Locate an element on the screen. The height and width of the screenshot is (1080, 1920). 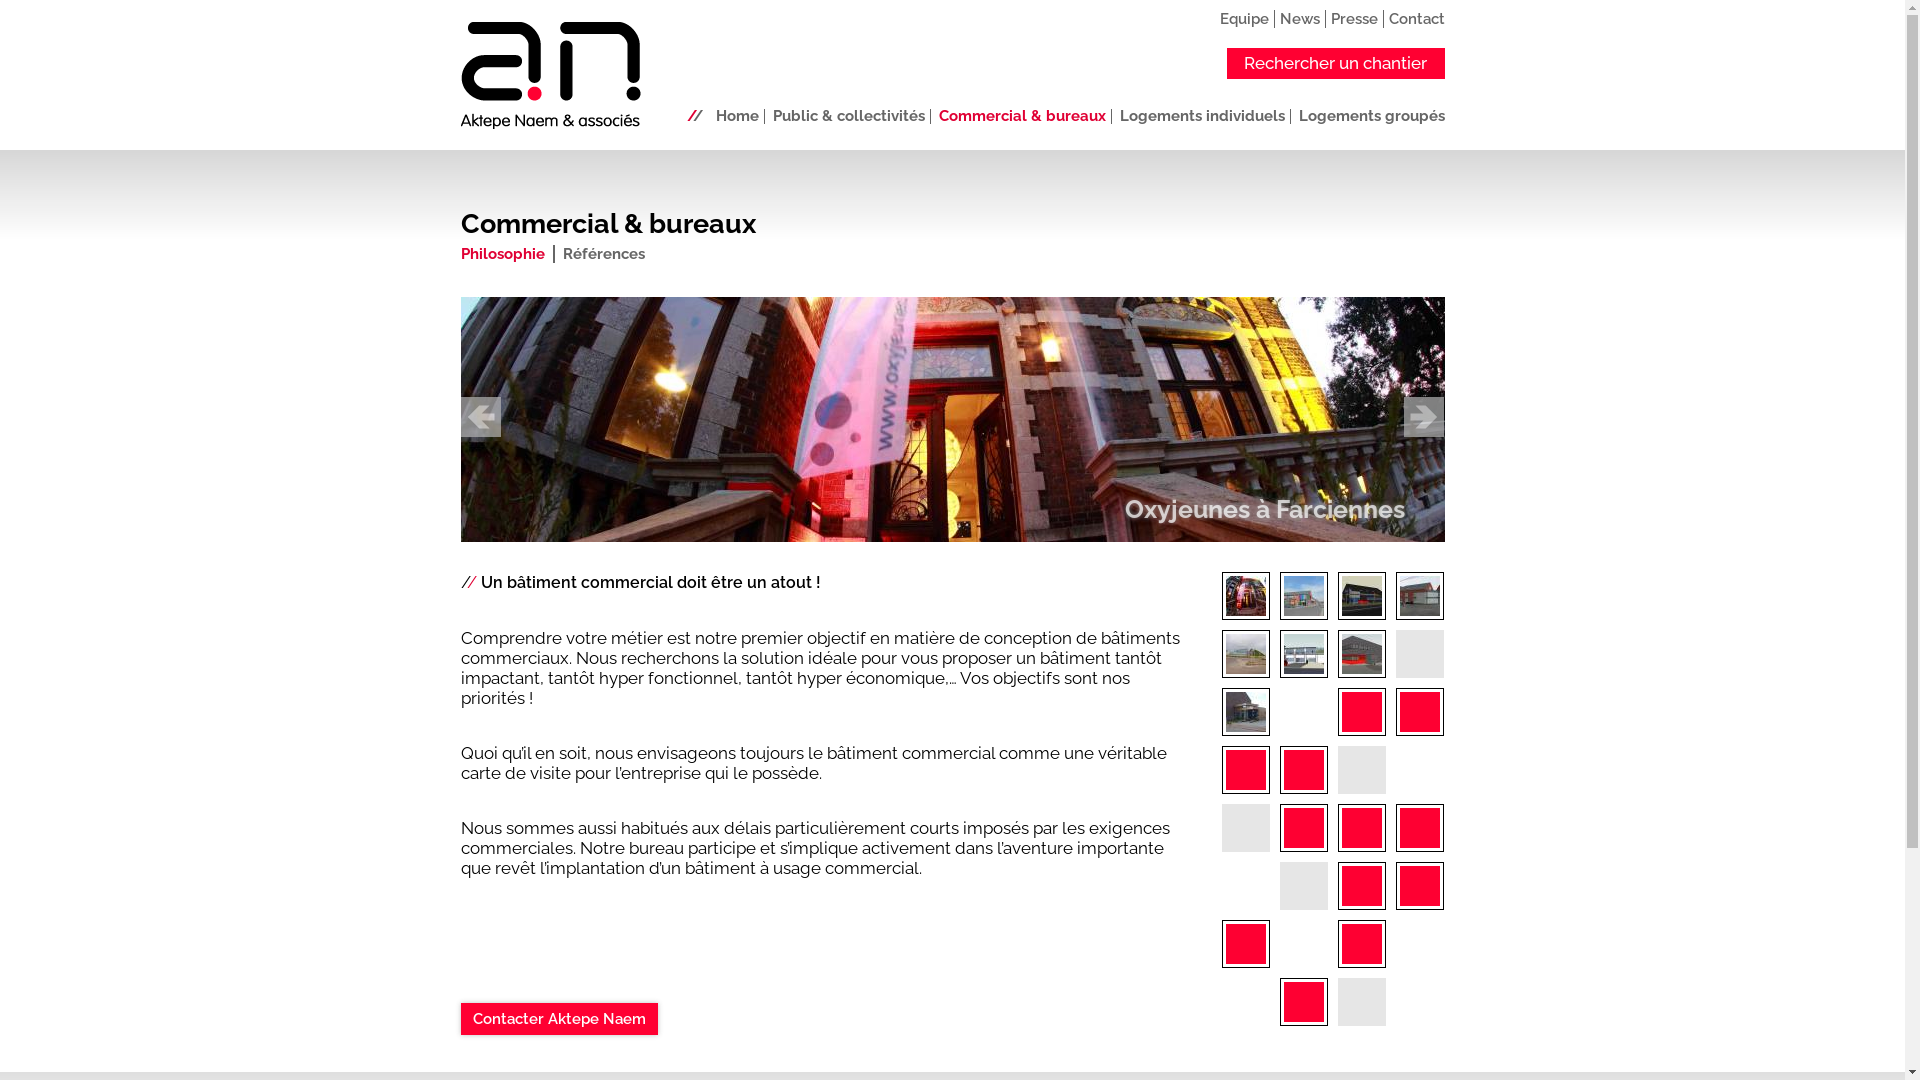
'Equipe' is located at coordinates (1243, 18).